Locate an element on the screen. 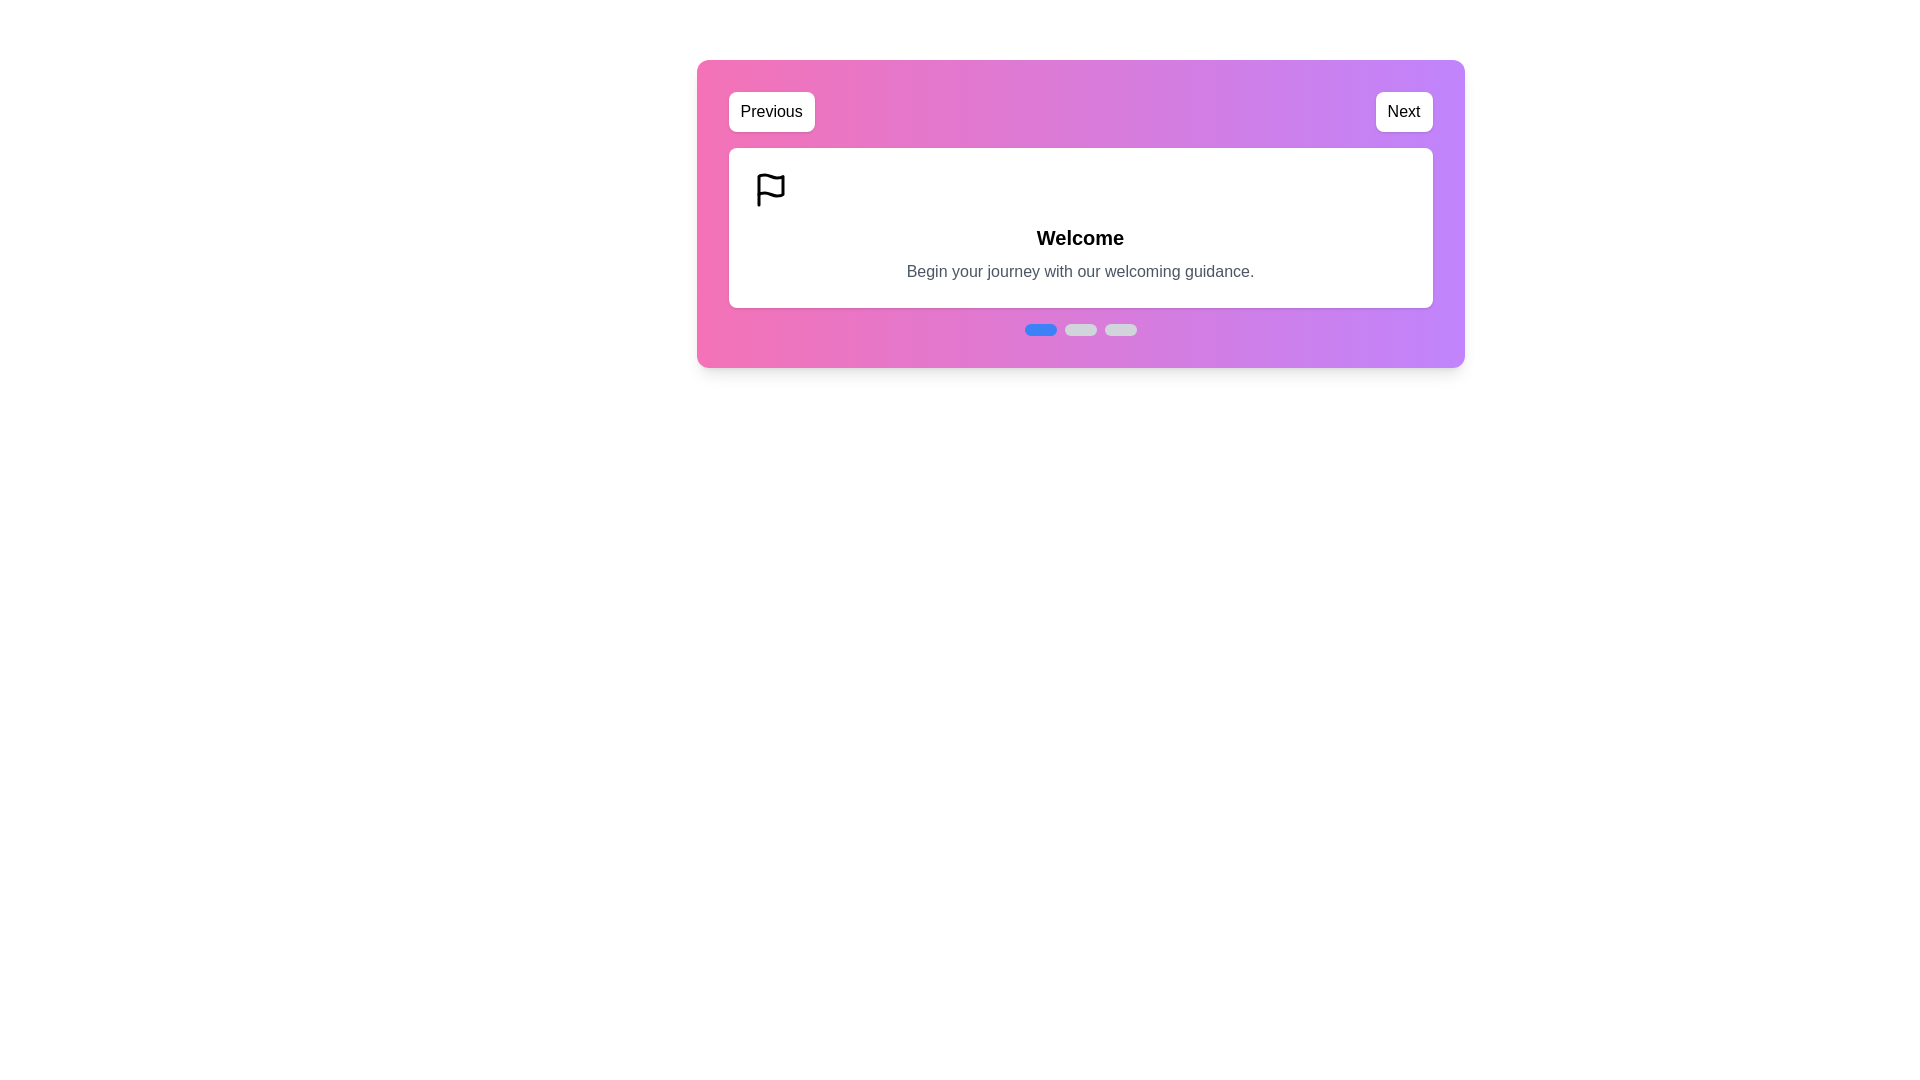  the Next button to navigate between steps is located at coordinates (1403, 111).